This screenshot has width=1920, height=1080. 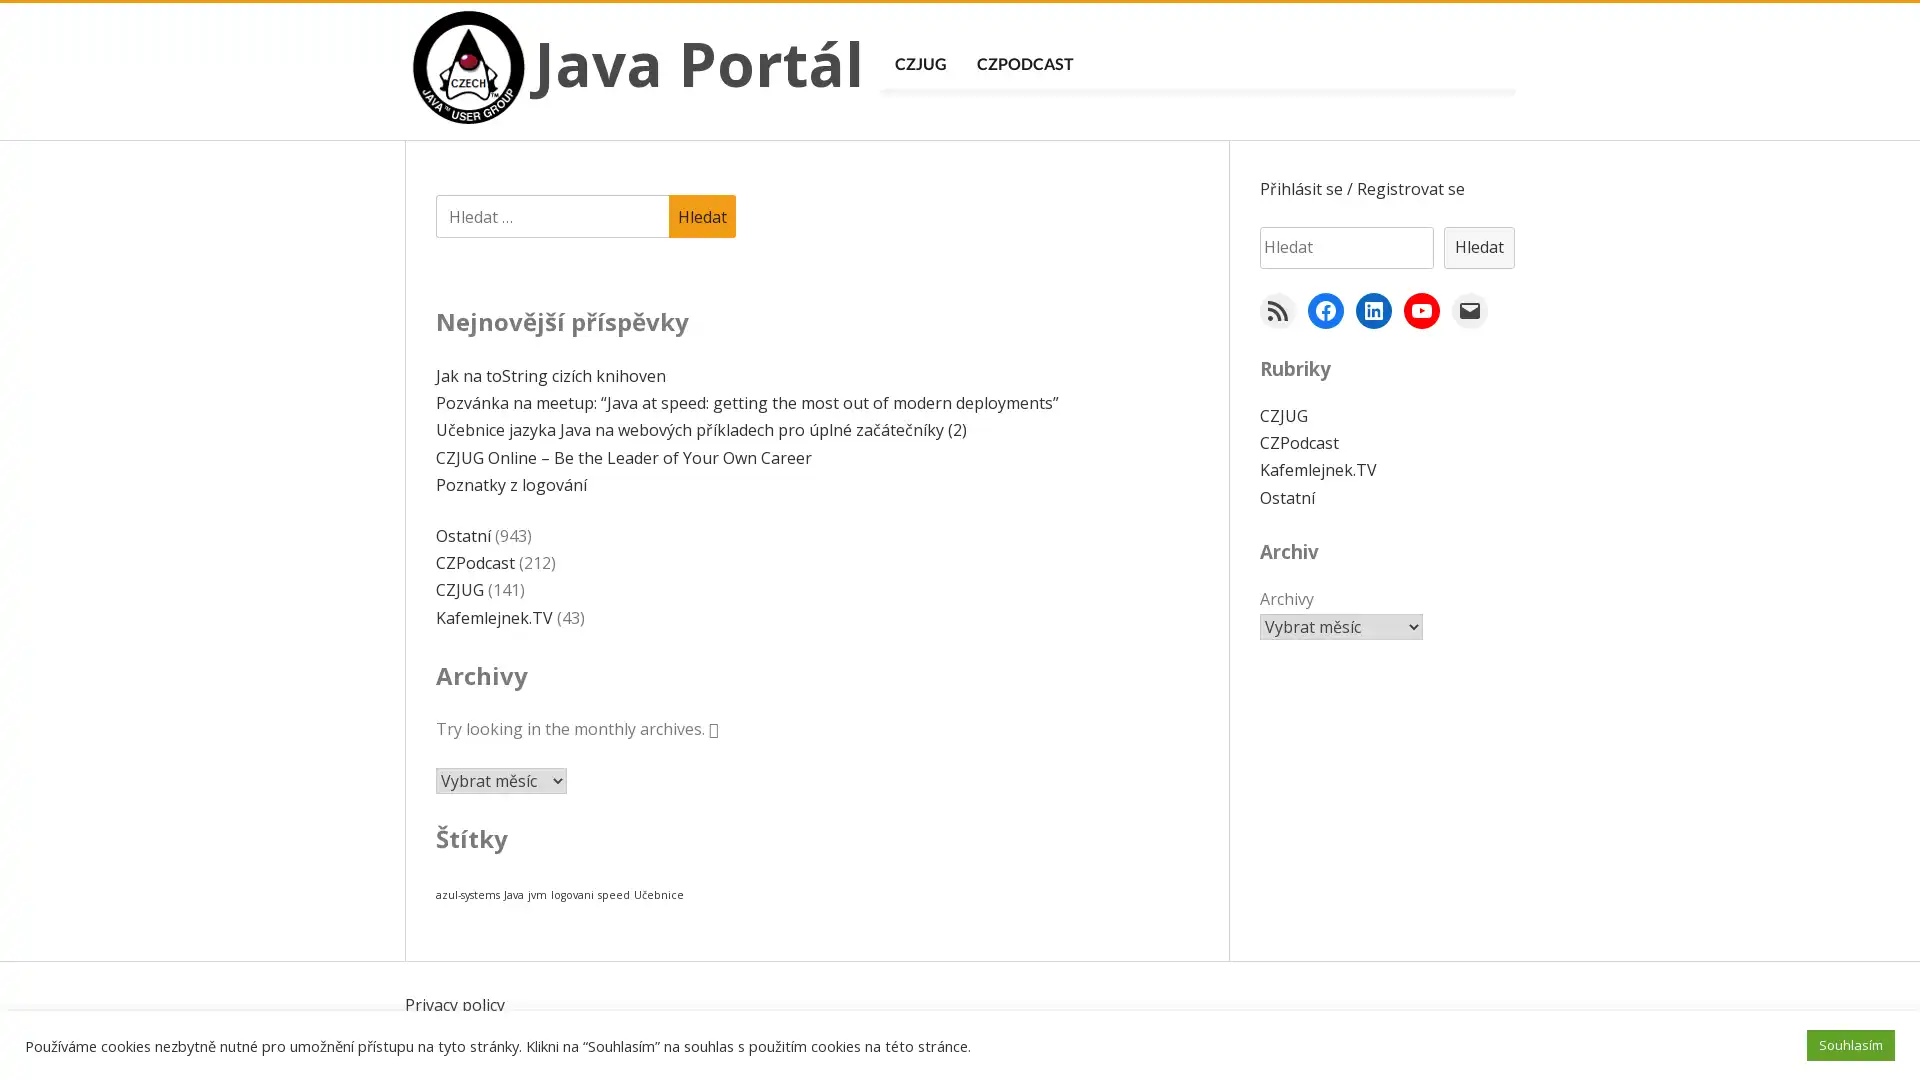 What do you see at coordinates (1850, 1044) in the screenshot?
I see `Souhlasim` at bounding box center [1850, 1044].